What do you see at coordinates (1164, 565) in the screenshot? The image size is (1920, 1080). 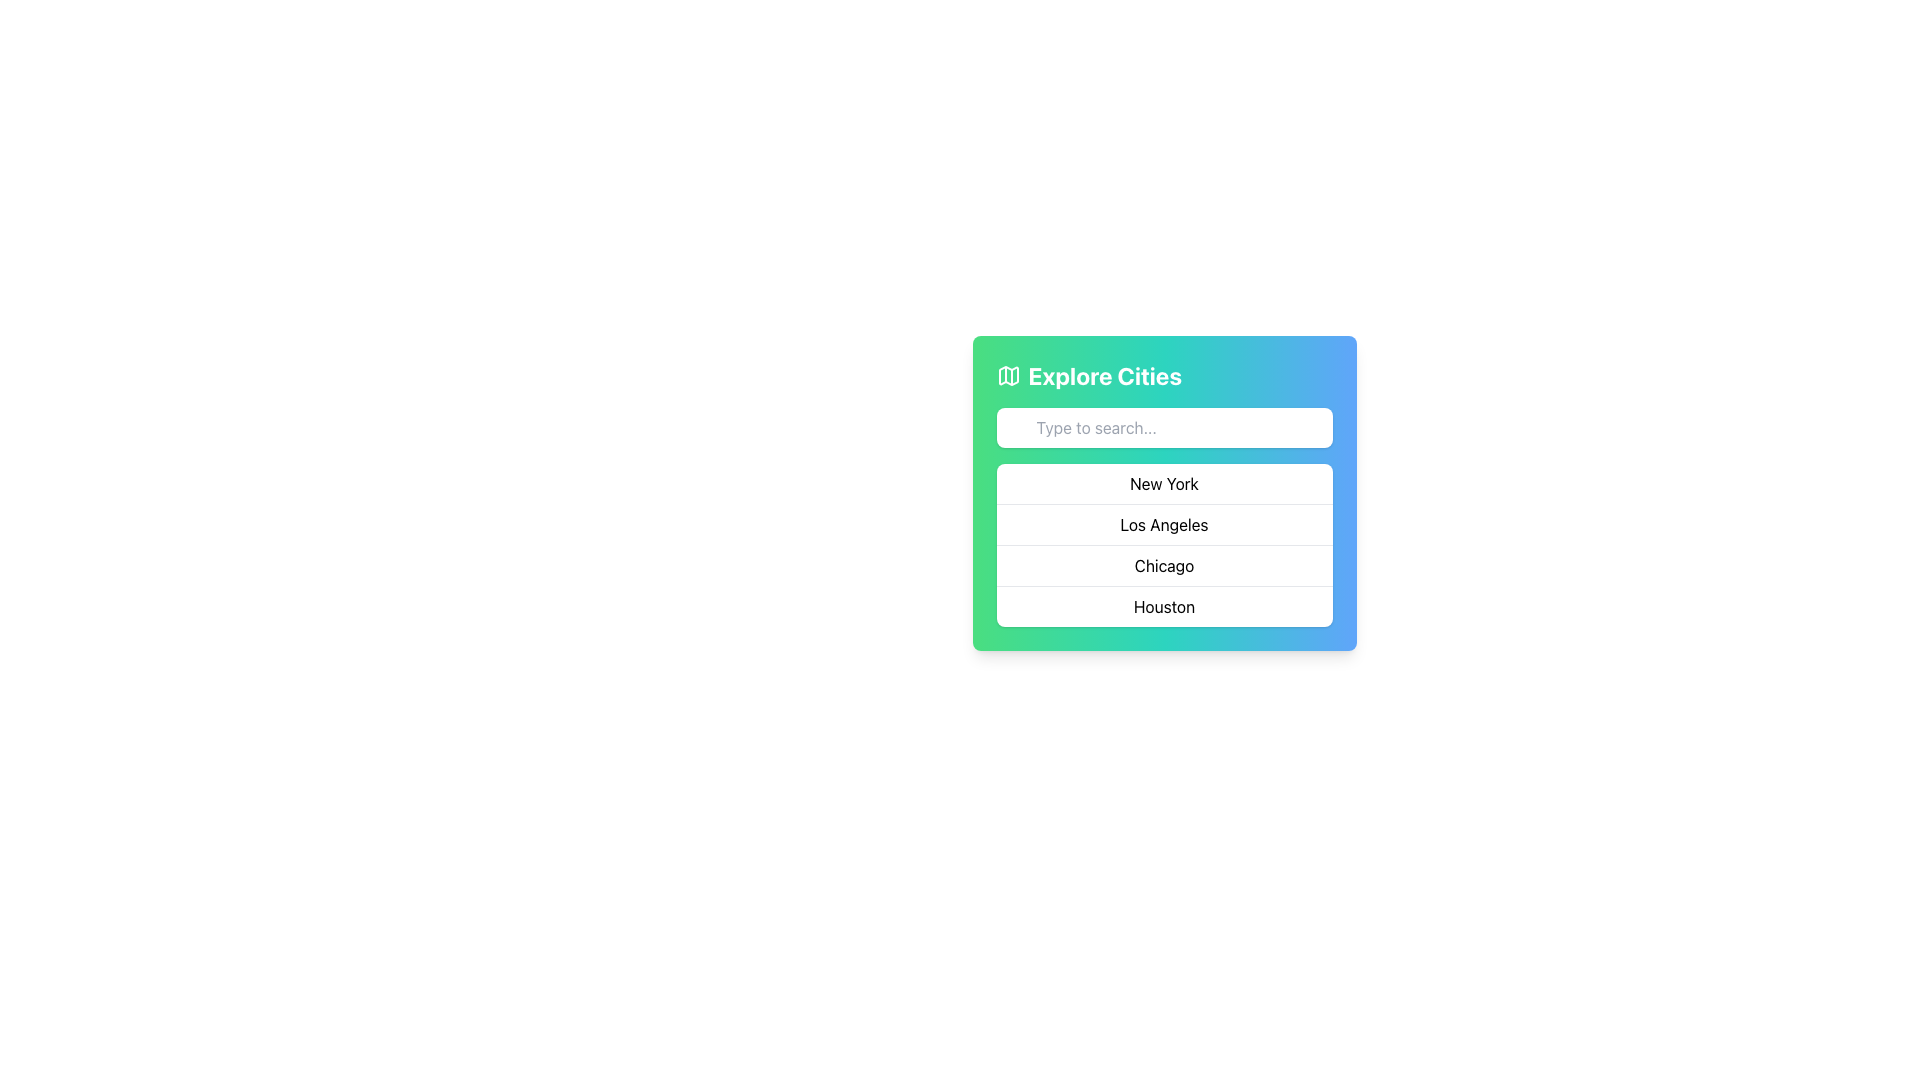 I see `the text label displaying 'Chicago' in bold black font, which is the third item in a vertical list of city names under the header 'Explore Cities'` at bounding box center [1164, 565].